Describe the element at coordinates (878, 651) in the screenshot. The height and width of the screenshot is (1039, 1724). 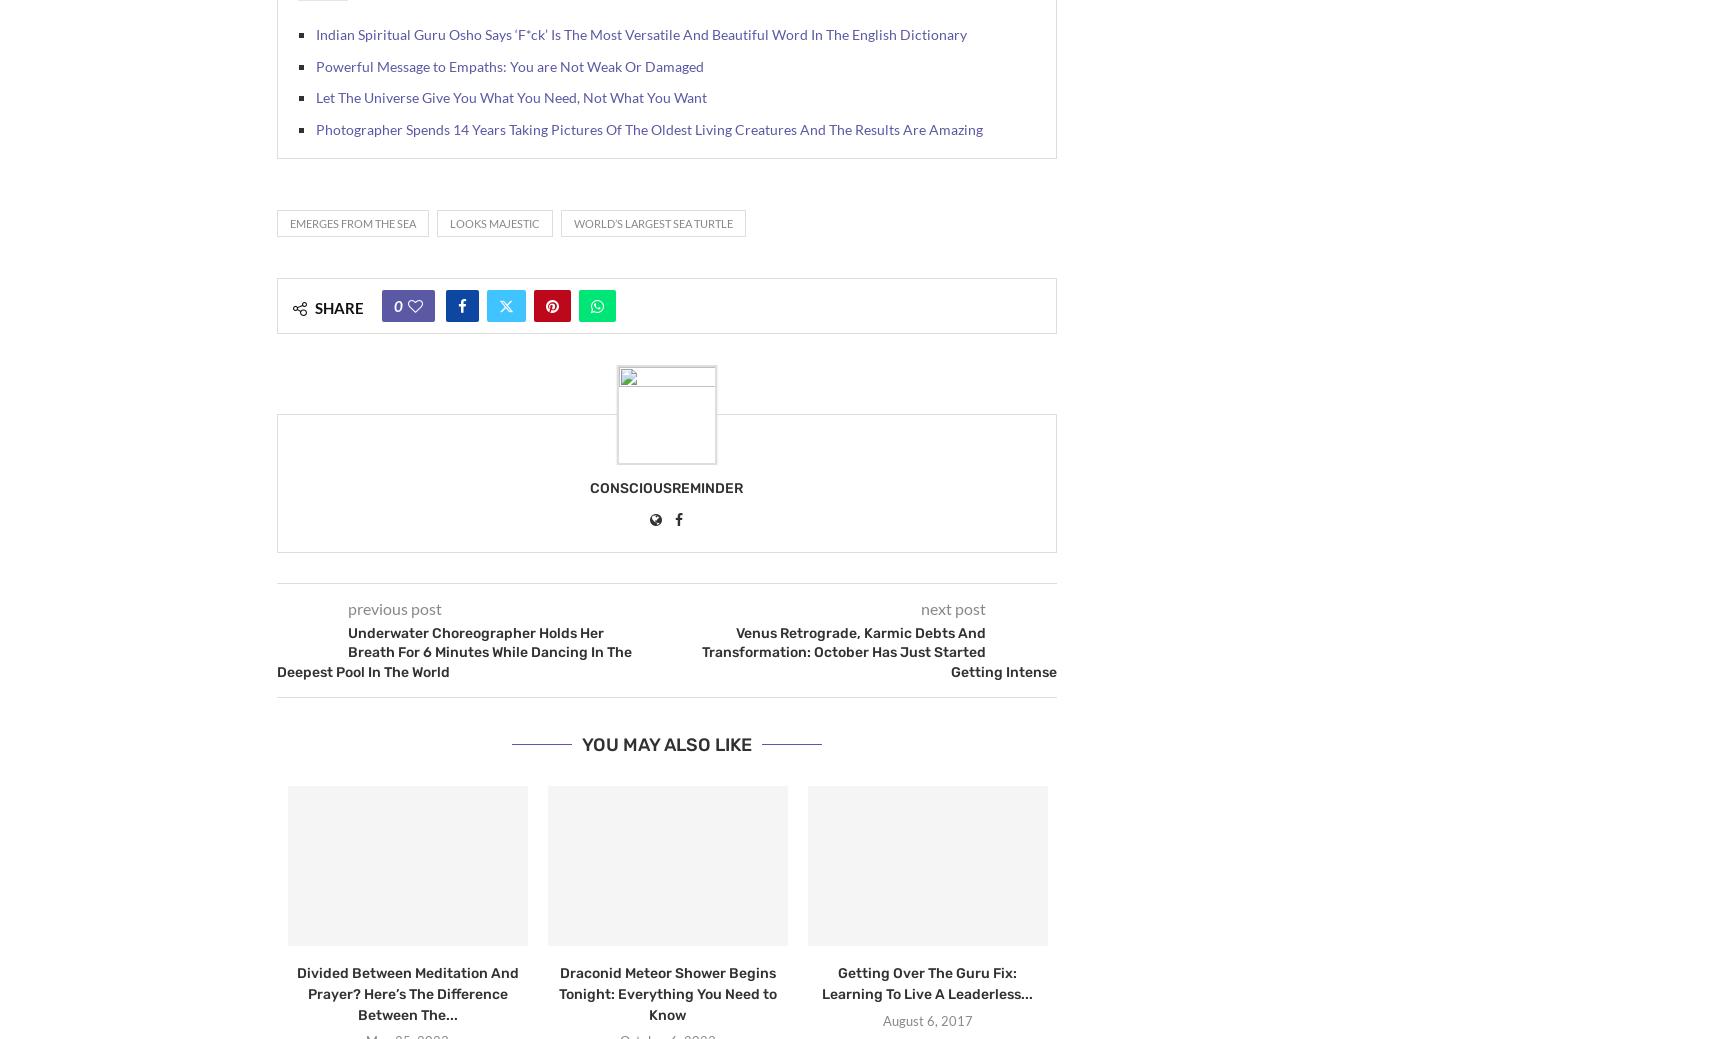
I see `'Venus Retrograde, Karmic Debts And Transformation: October Has Just Started Getting Intense'` at that location.